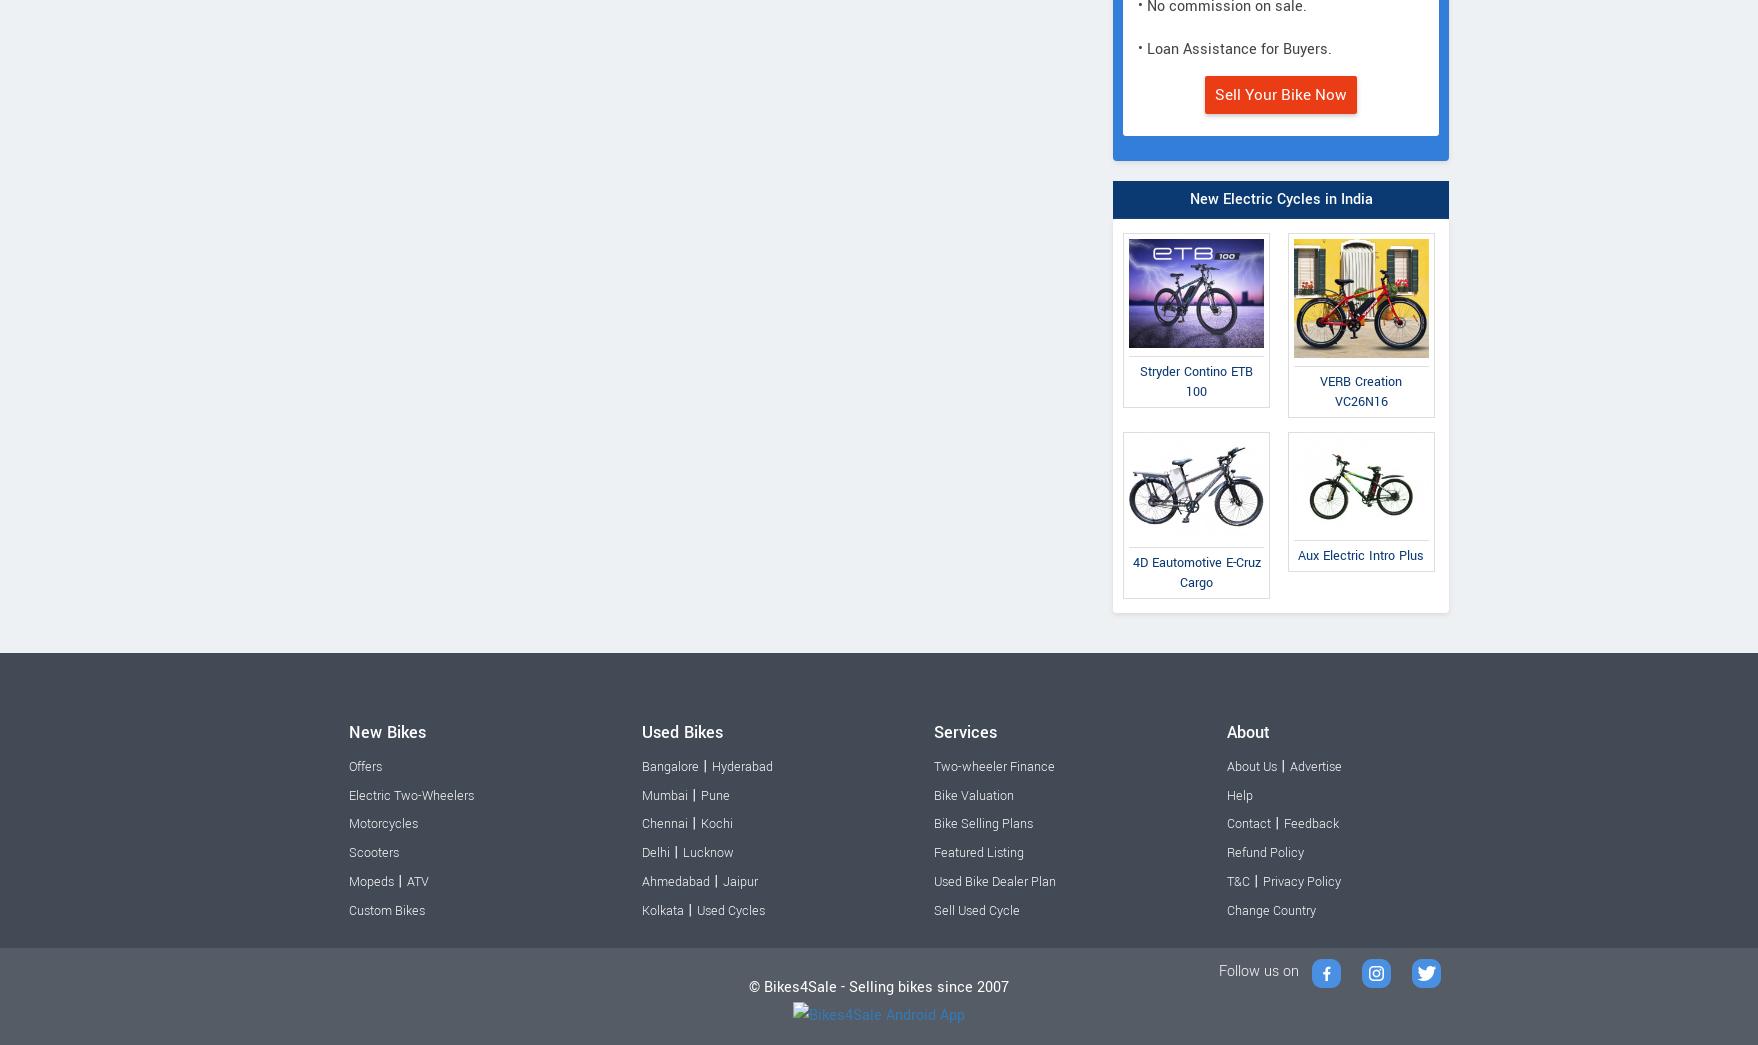  What do you see at coordinates (707, 852) in the screenshot?
I see `'Lucknow'` at bounding box center [707, 852].